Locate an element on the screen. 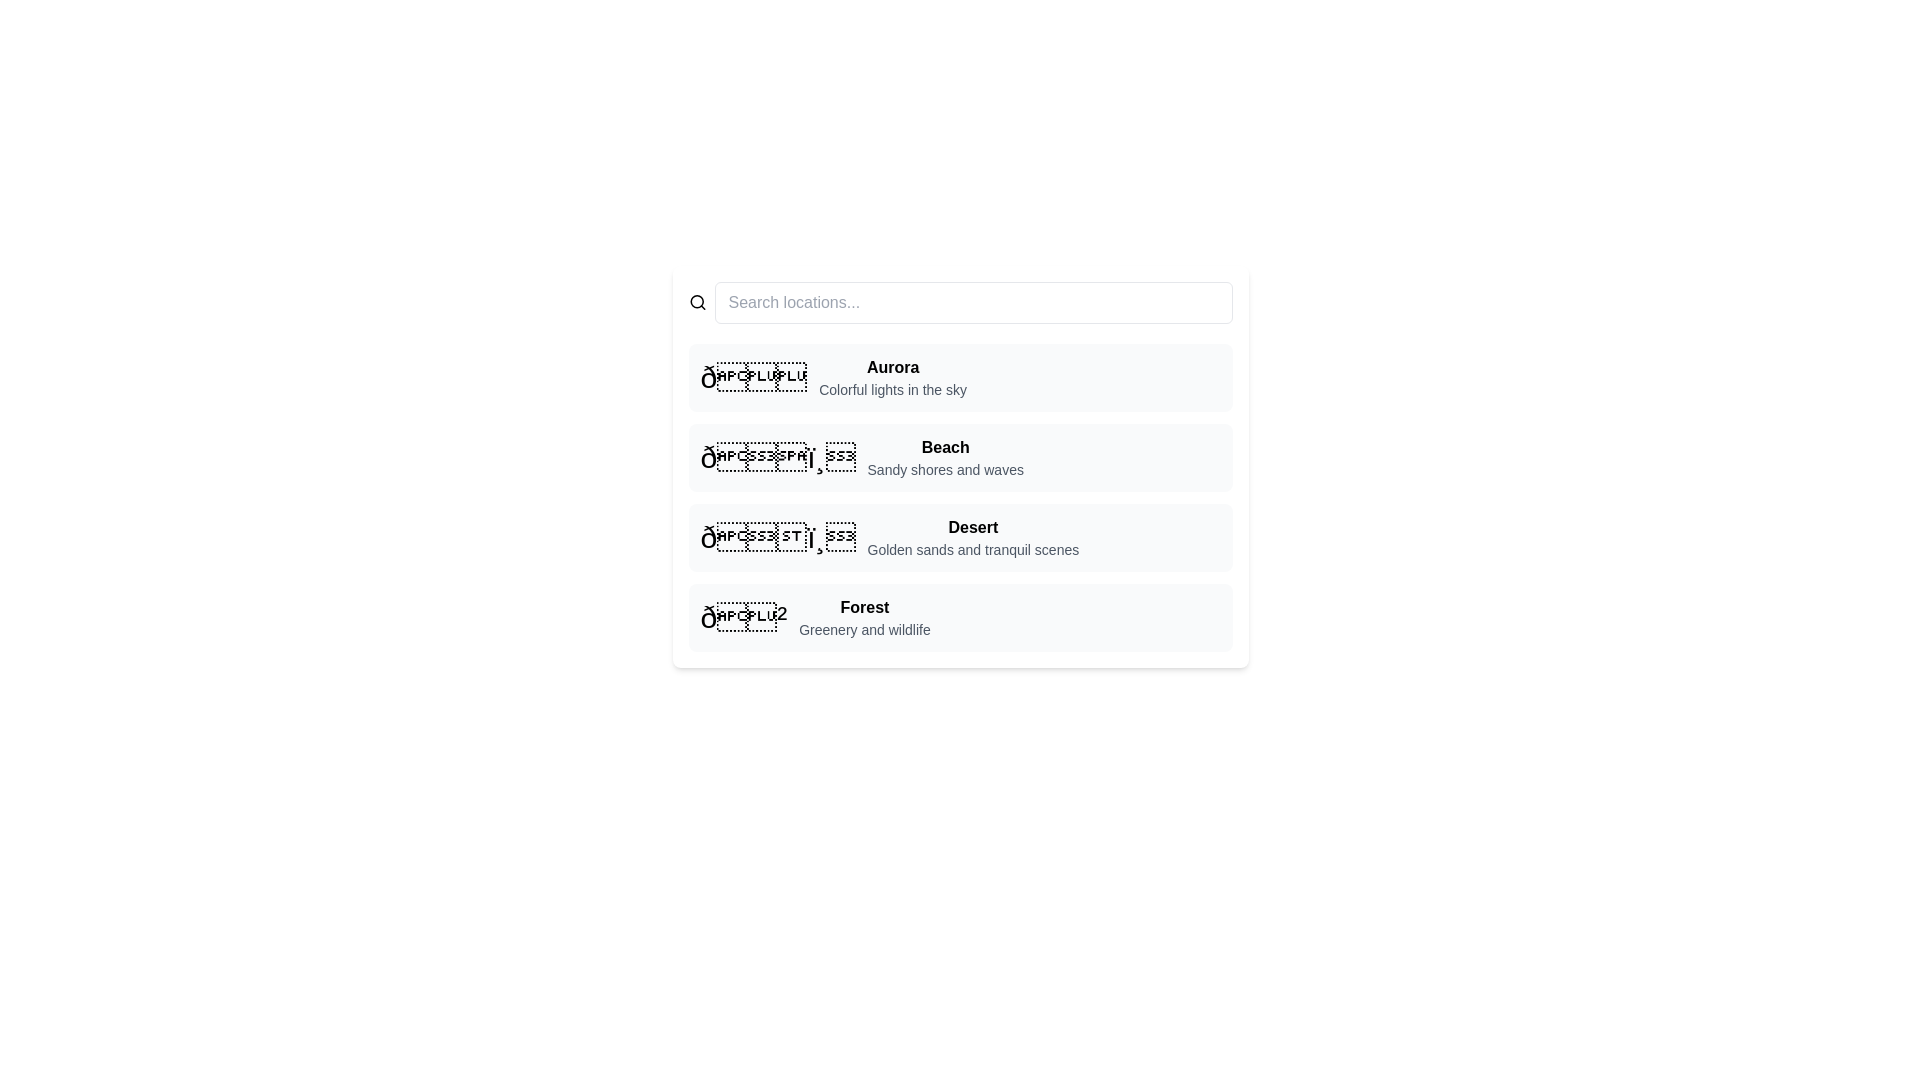 The width and height of the screenshot is (1920, 1080). the text-based UI component titled 'Forest' with the description 'Greenery and wildlife' is located at coordinates (864, 616).